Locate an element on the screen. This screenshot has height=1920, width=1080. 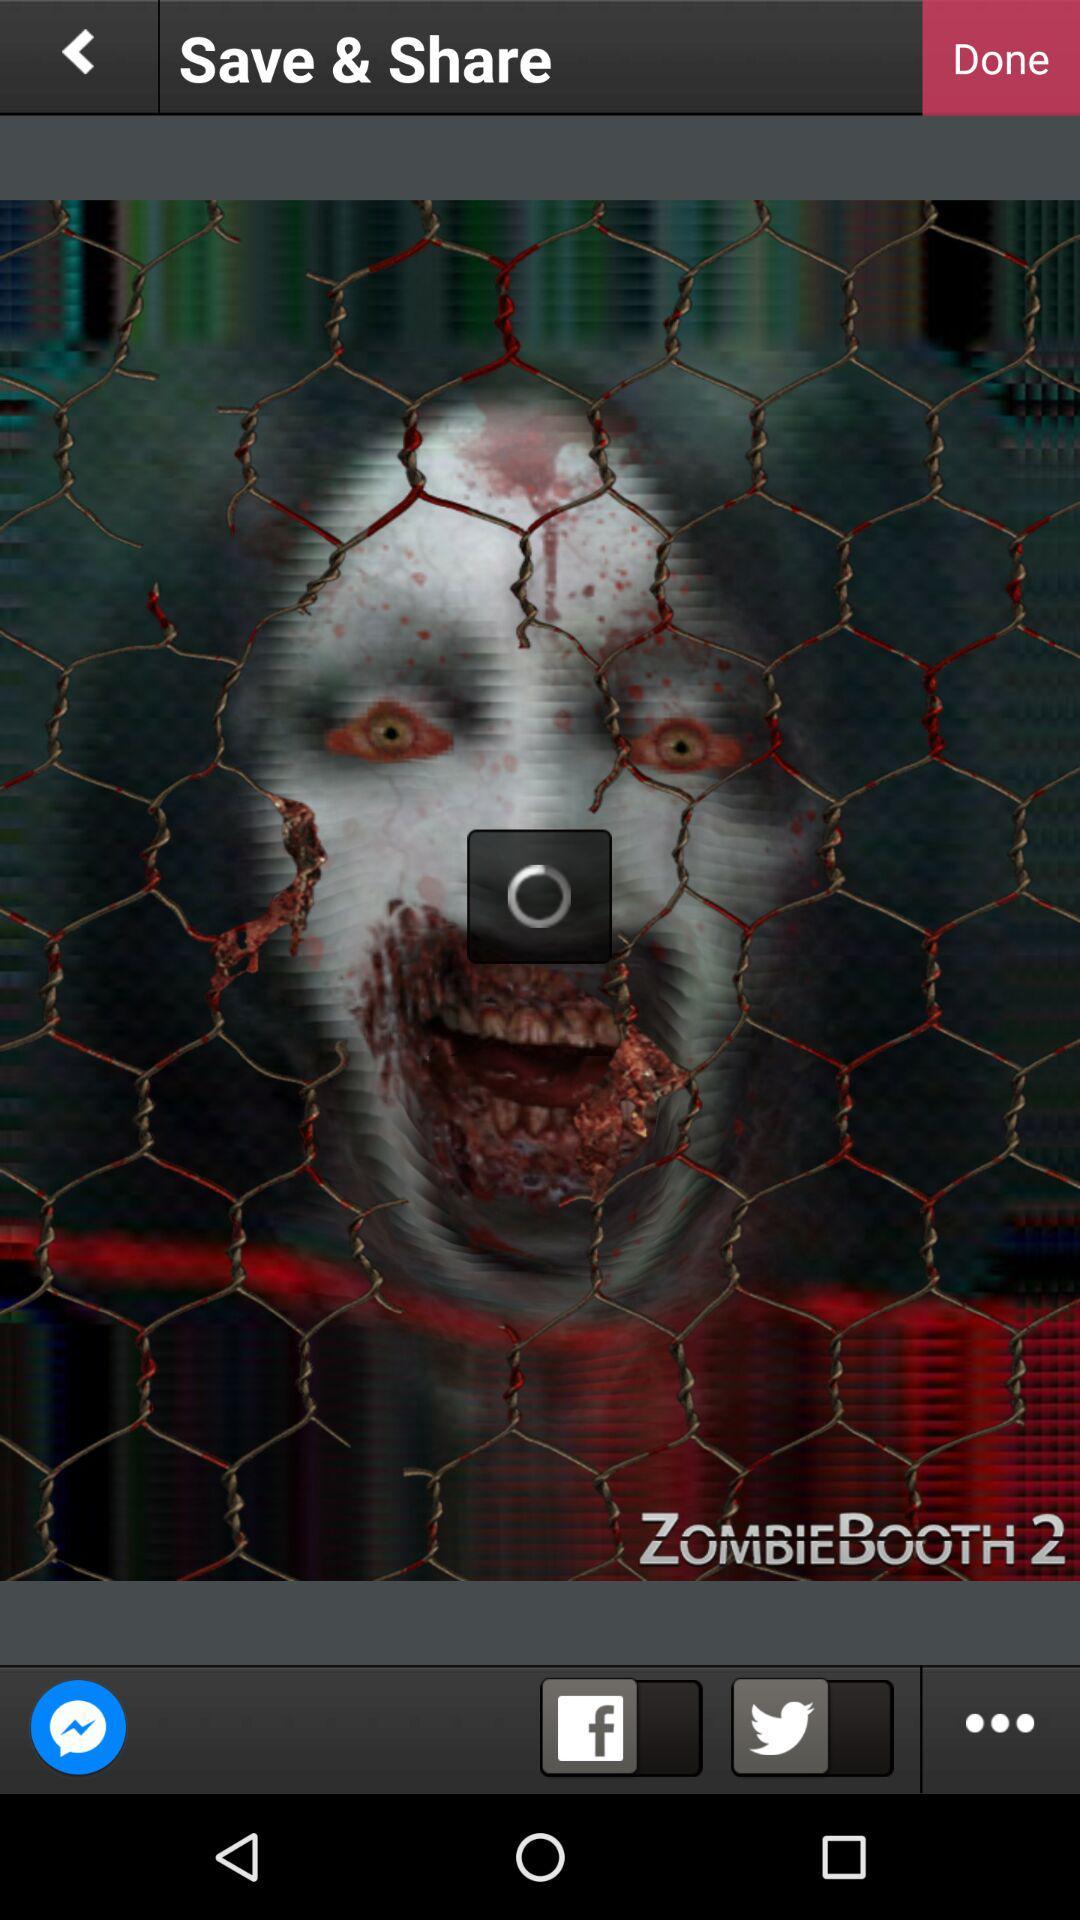
facebook toggle option is located at coordinates (620, 1727).